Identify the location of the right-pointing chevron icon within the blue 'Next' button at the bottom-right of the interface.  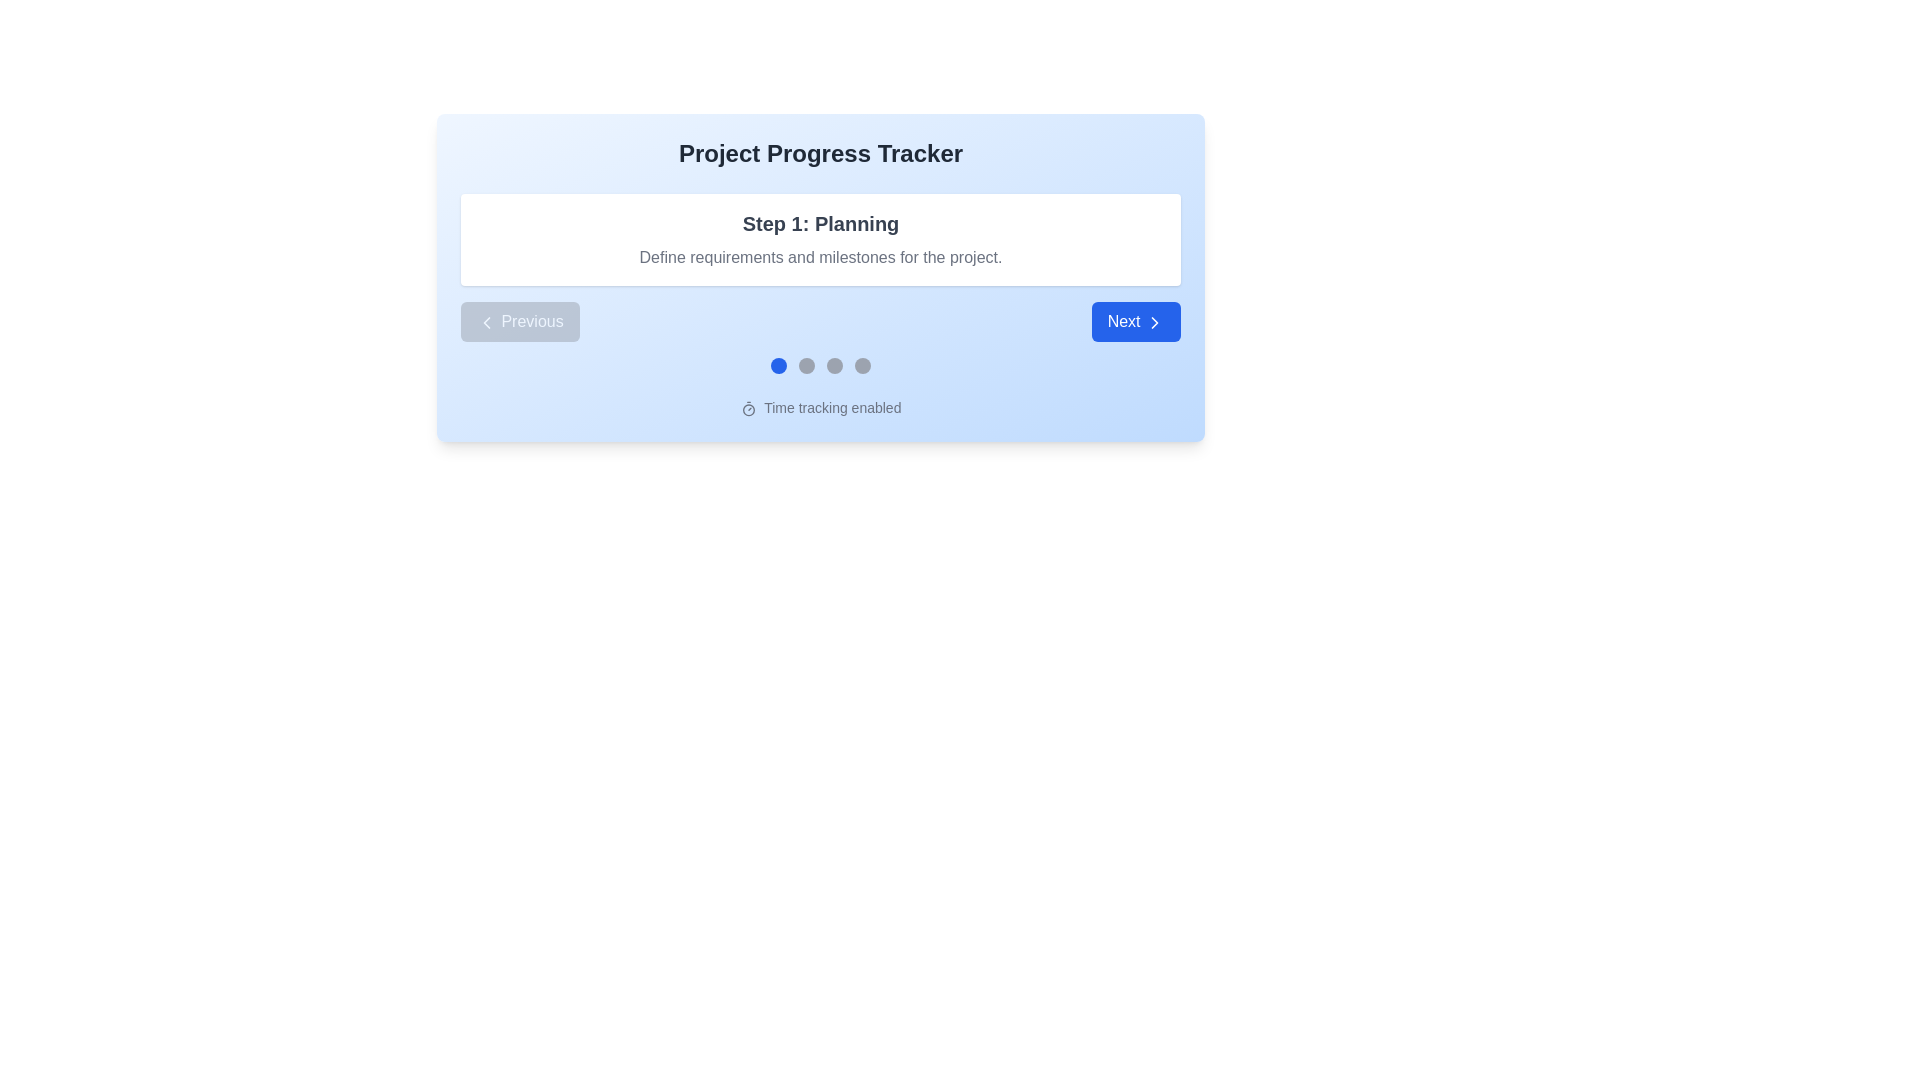
(1155, 320).